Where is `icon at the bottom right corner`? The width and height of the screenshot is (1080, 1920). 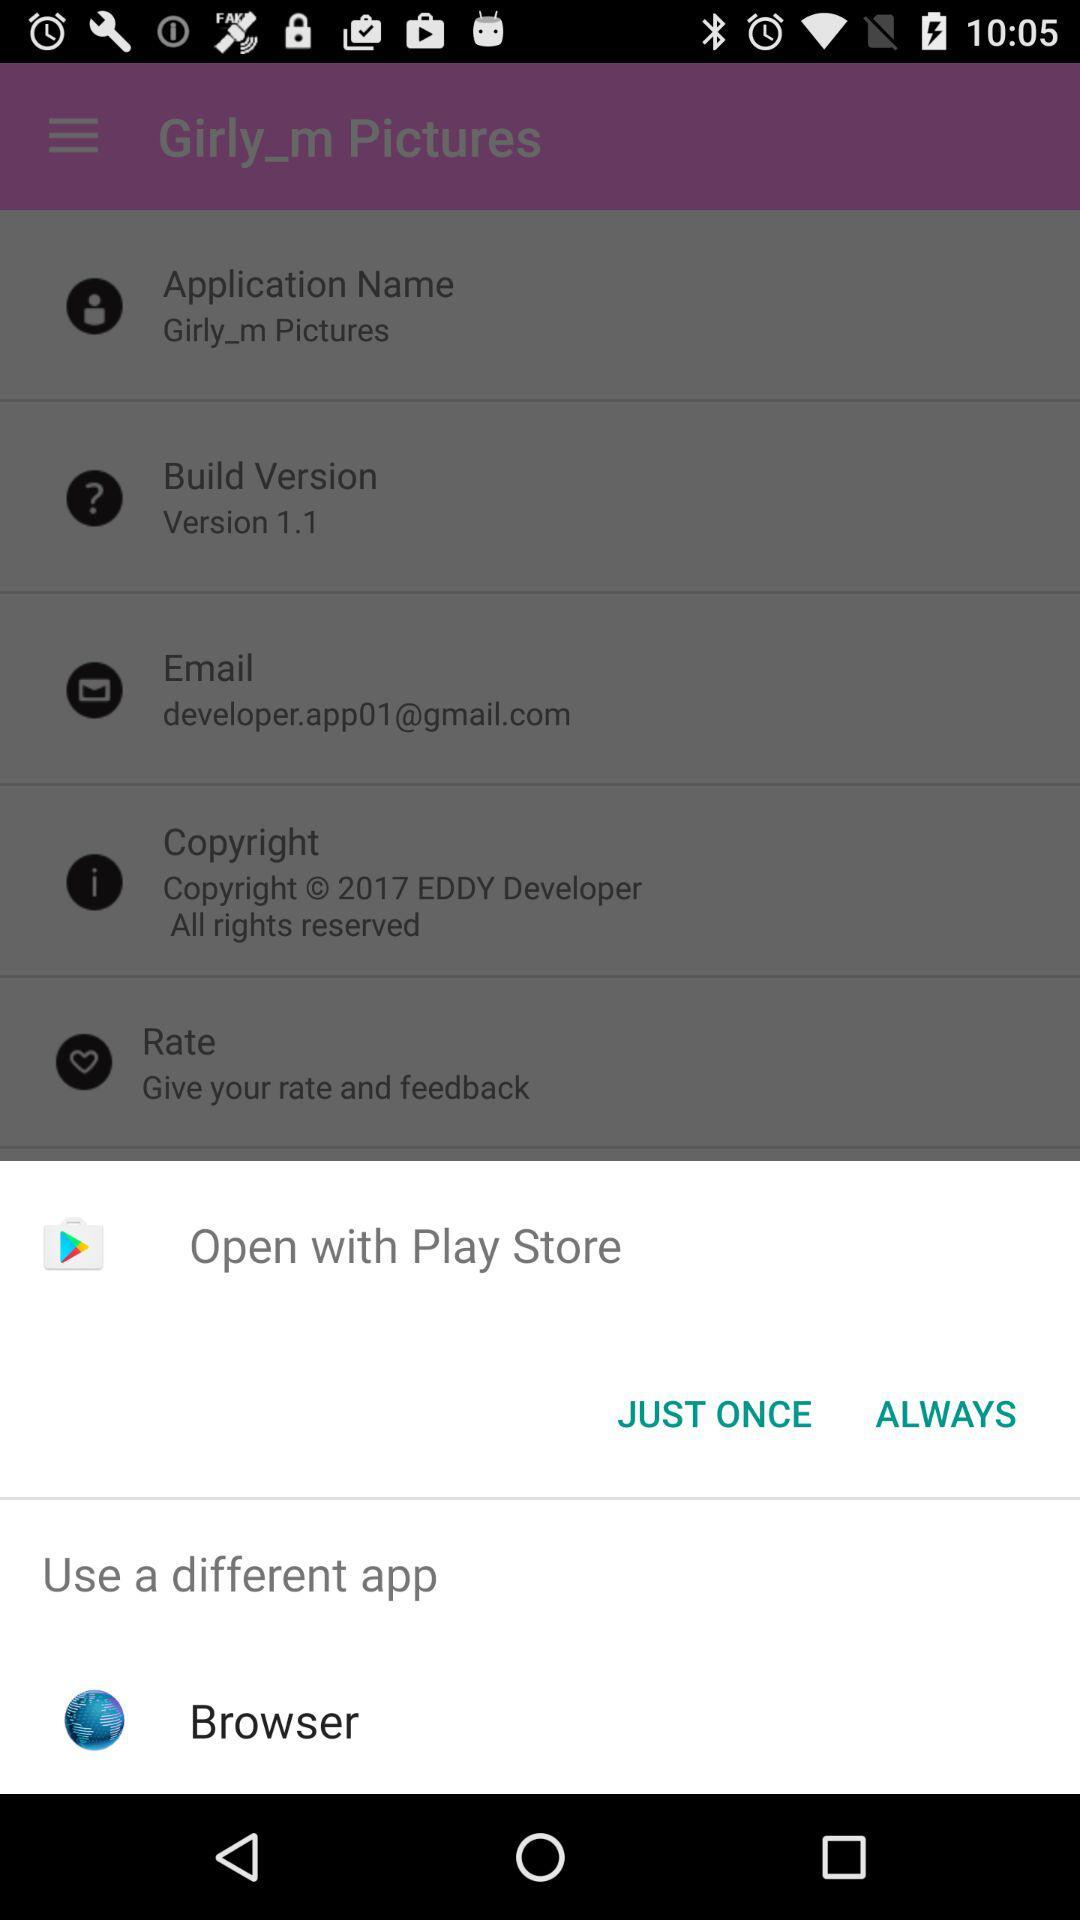
icon at the bottom right corner is located at coordinates (945, 1411).